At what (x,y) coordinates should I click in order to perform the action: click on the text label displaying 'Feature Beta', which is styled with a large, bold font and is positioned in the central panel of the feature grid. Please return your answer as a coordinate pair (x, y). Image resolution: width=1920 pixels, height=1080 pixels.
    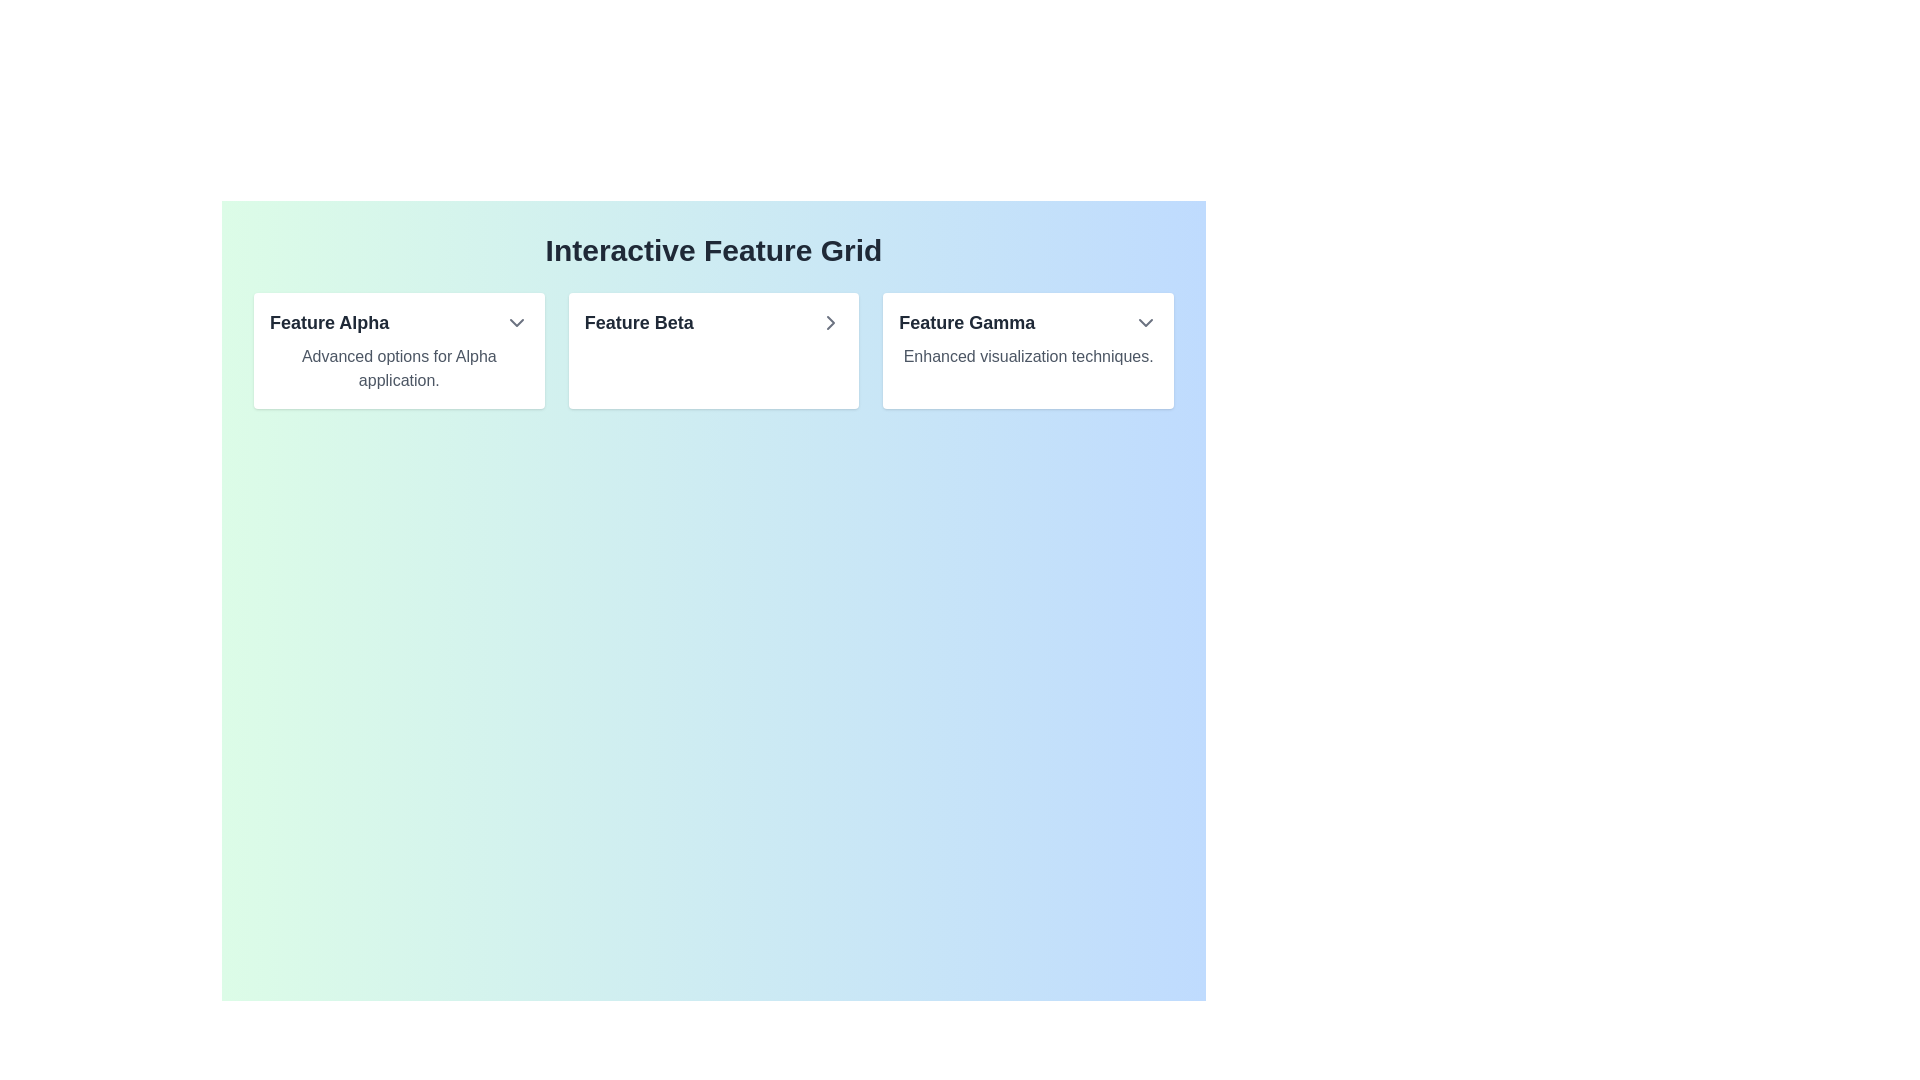
    Looking at the image, I should click on (638, 322).